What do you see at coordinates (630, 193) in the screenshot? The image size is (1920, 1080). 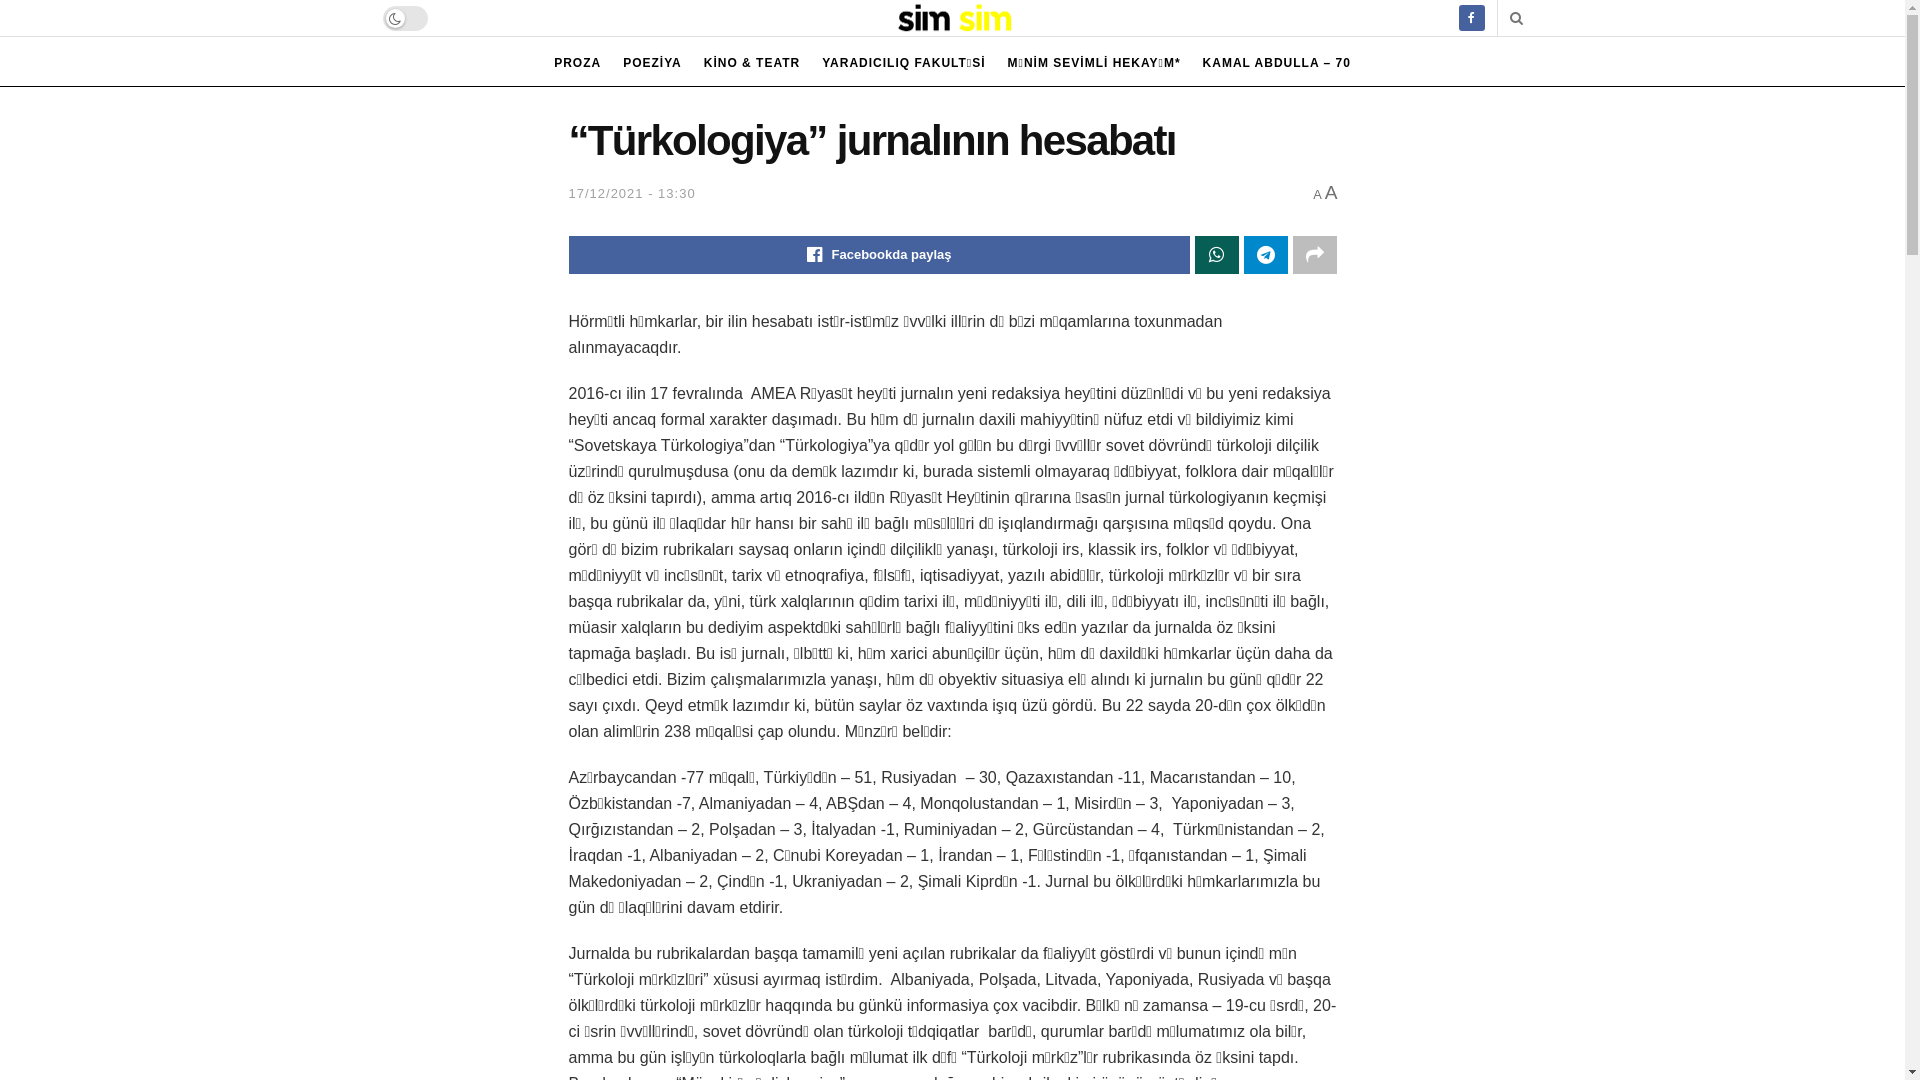 I see `'17/12/2021 - 13:30'` at bounding box center [630, 193].